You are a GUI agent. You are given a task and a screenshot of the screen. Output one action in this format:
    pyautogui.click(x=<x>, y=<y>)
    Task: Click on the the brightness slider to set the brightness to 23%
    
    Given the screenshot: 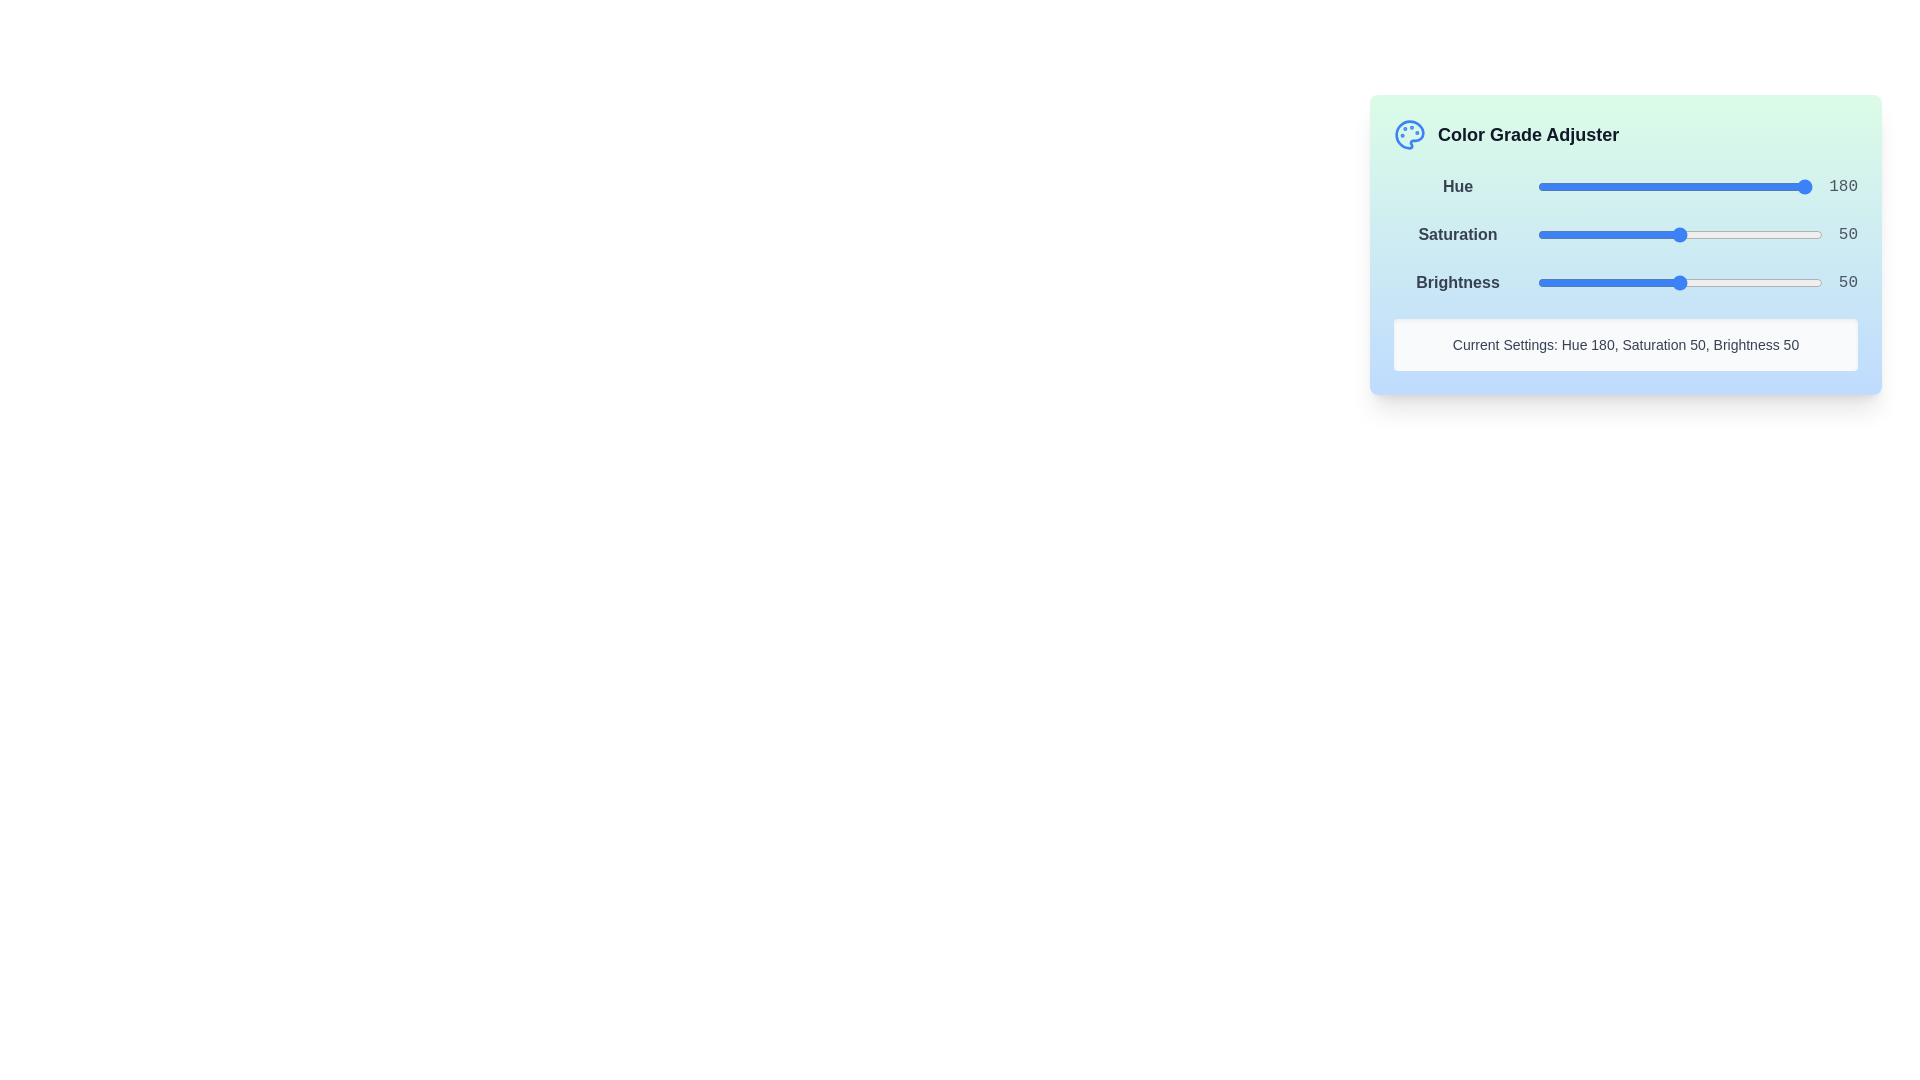 What is the action you would take?
    pyautogui.click(x=1603, y=282)
    